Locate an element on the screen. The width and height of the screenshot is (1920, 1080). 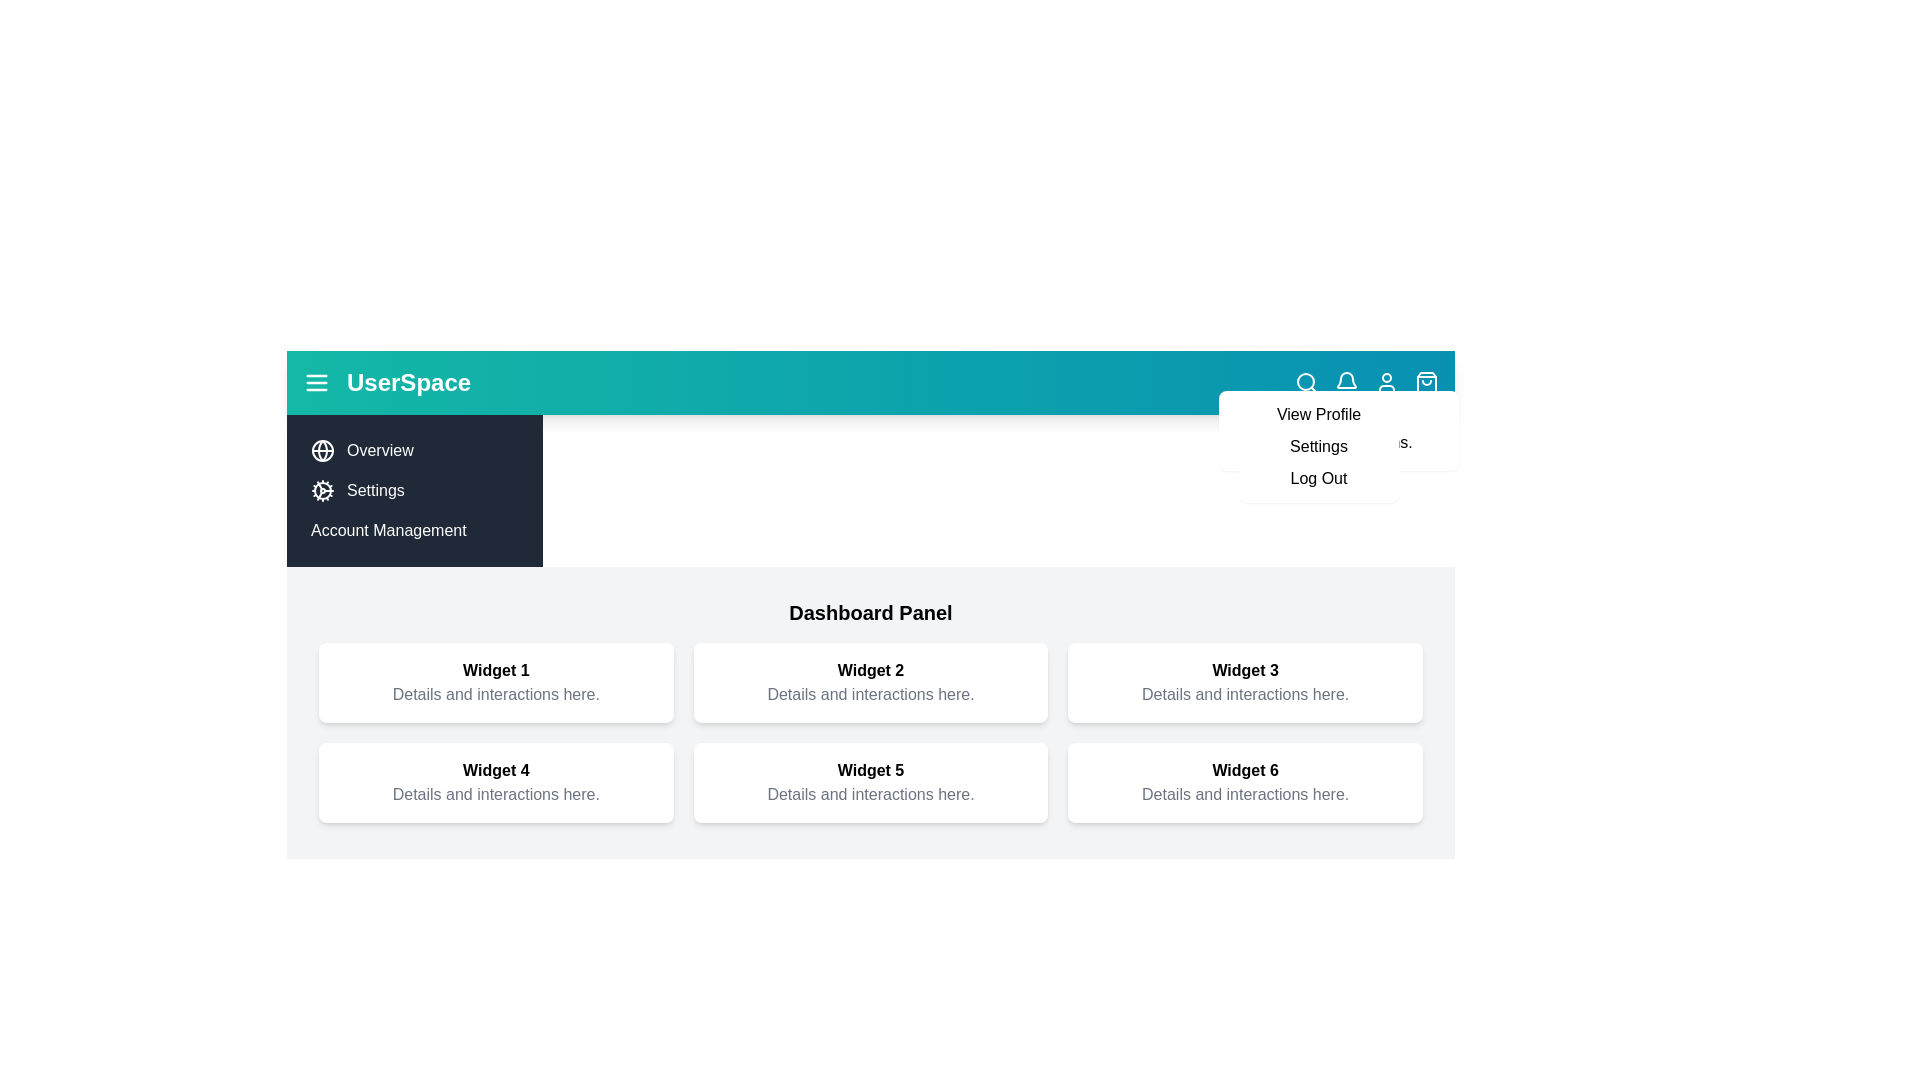
the hamburger menu icon consisting of three white horizontal lines stacked vertically on a teal background is located at coordinates (315, 382).